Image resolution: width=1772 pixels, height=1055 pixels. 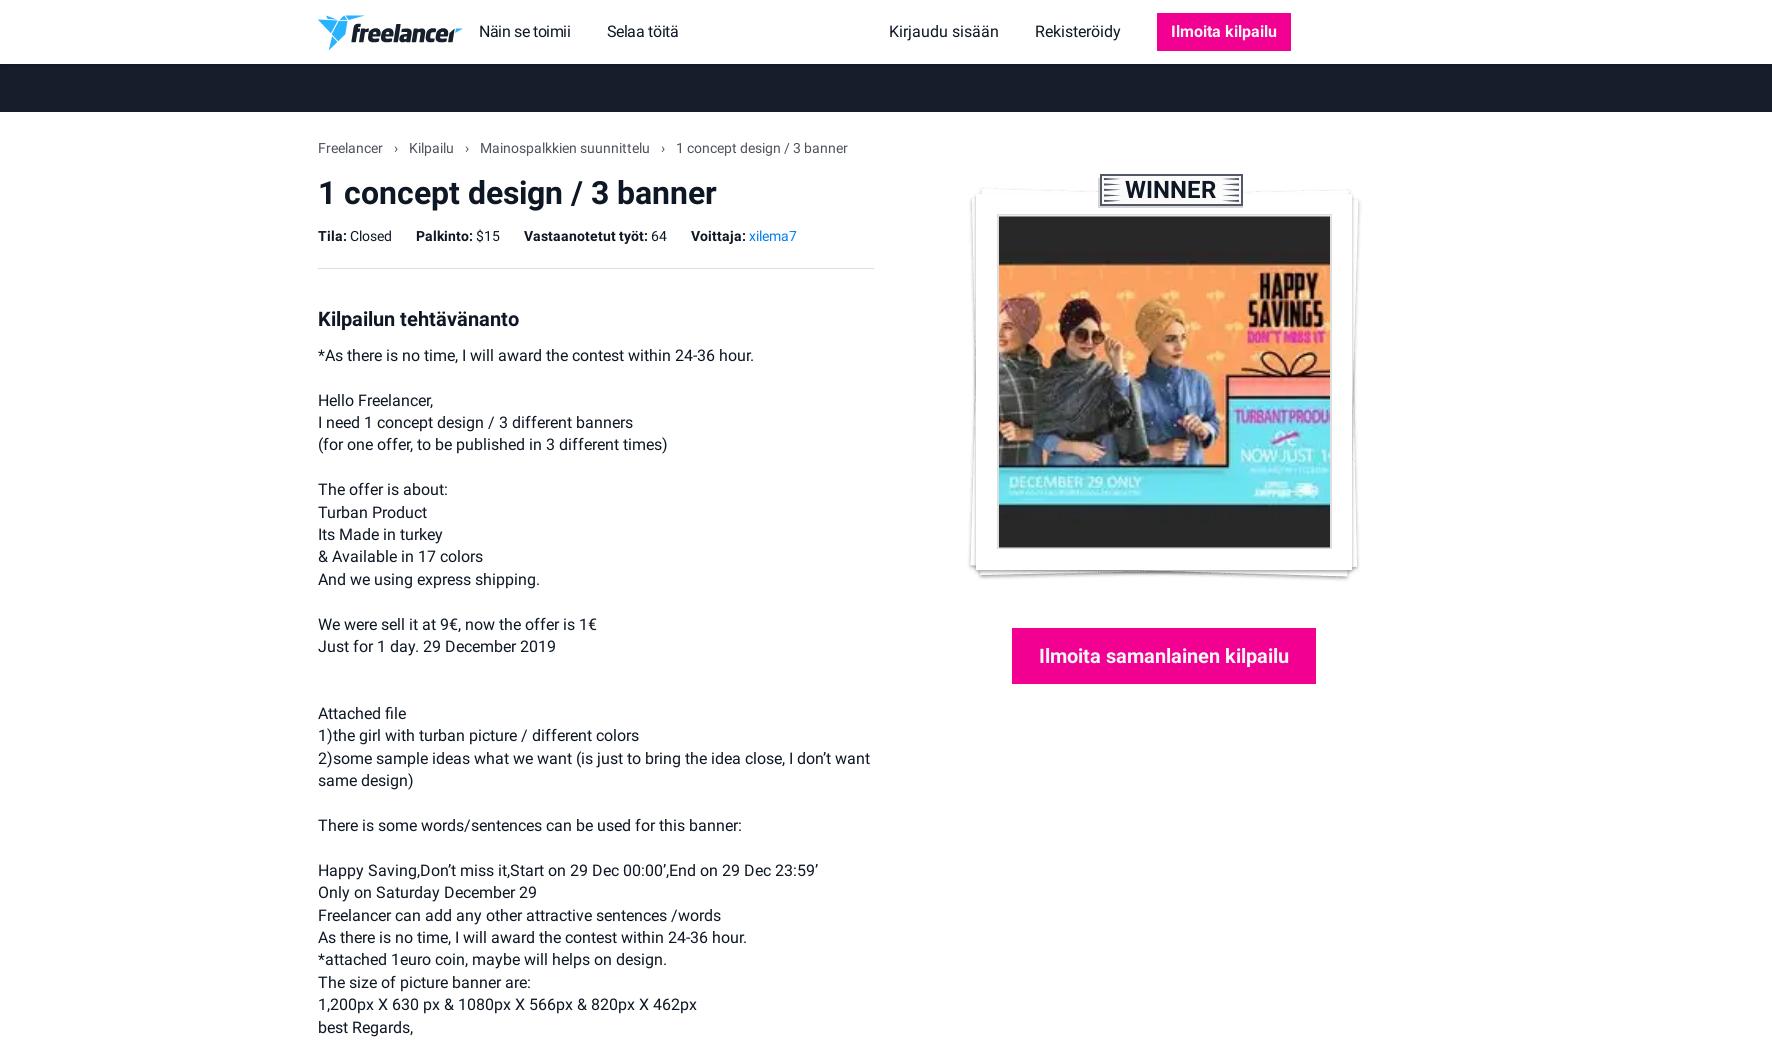 I want to click on 'The offer is about:', so click(x=317, y=489).